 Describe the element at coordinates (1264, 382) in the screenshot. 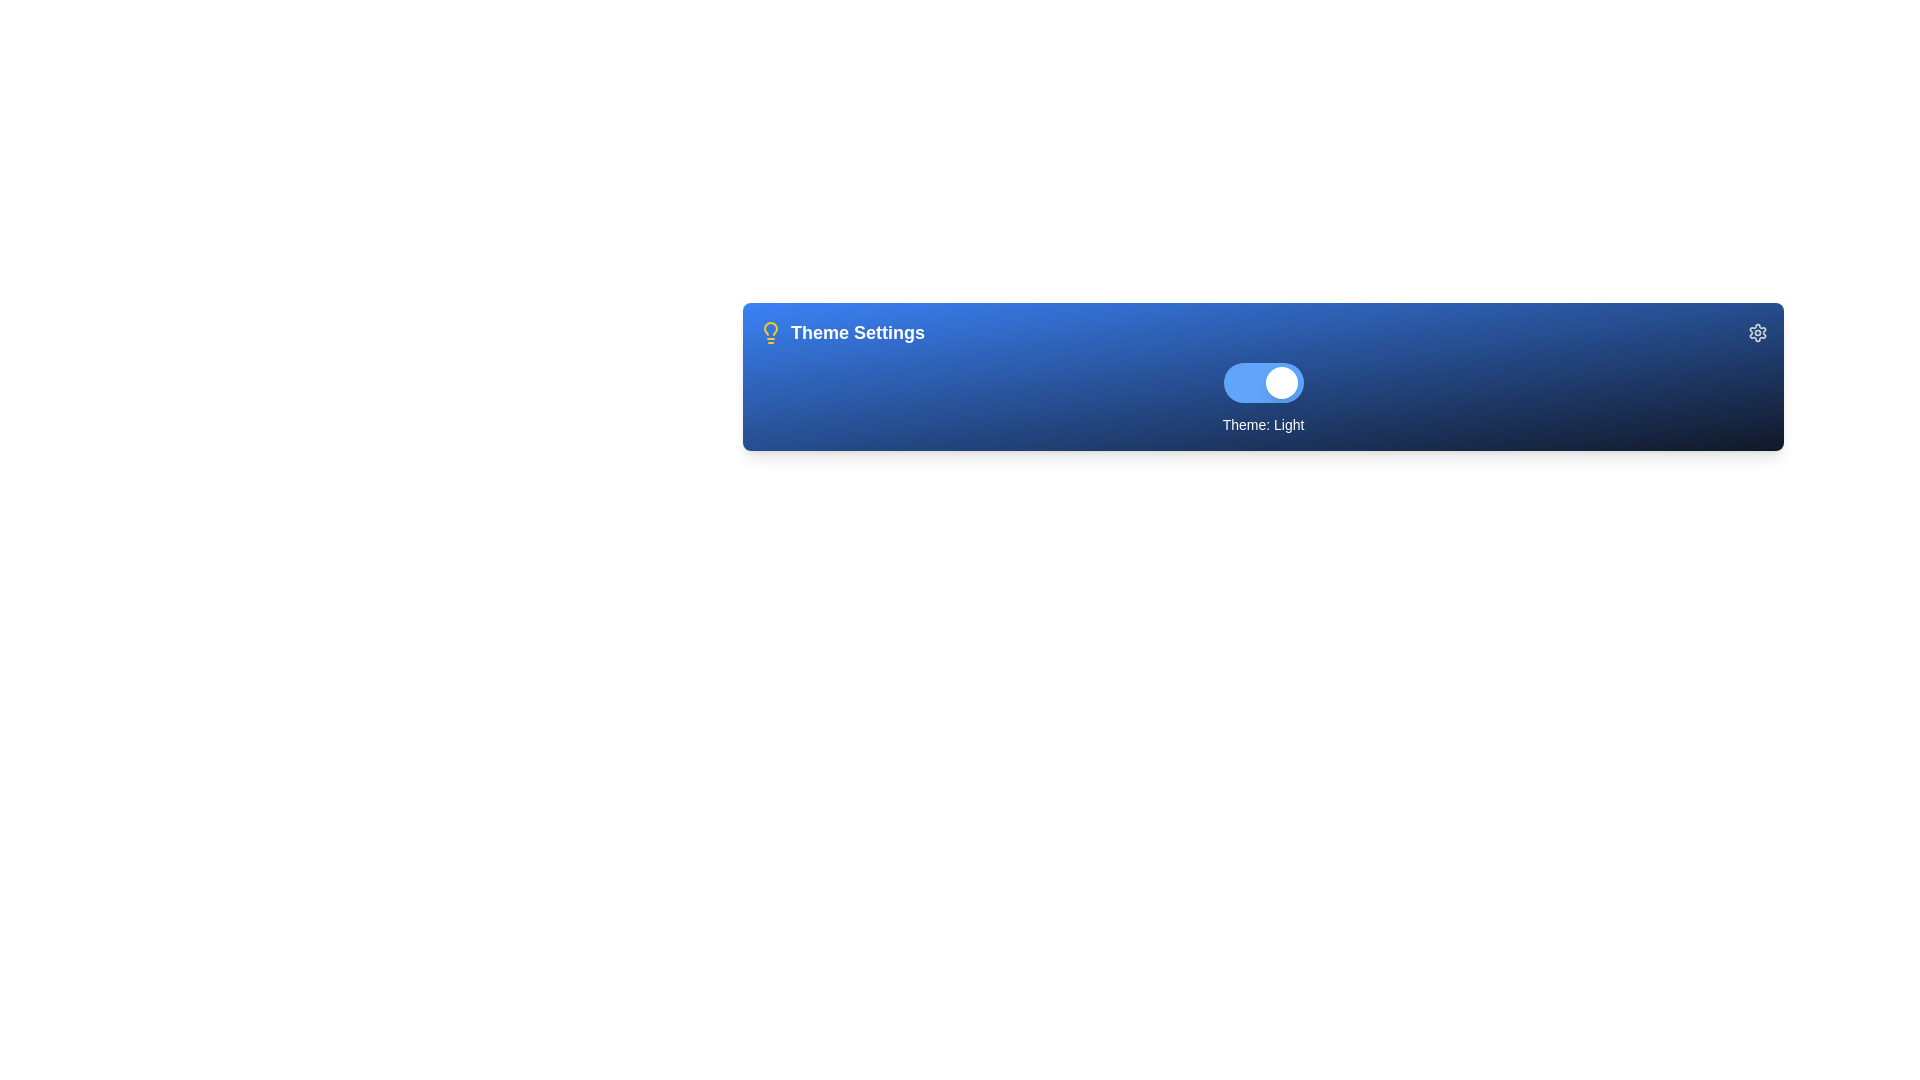

I see `the toggle` at that location.